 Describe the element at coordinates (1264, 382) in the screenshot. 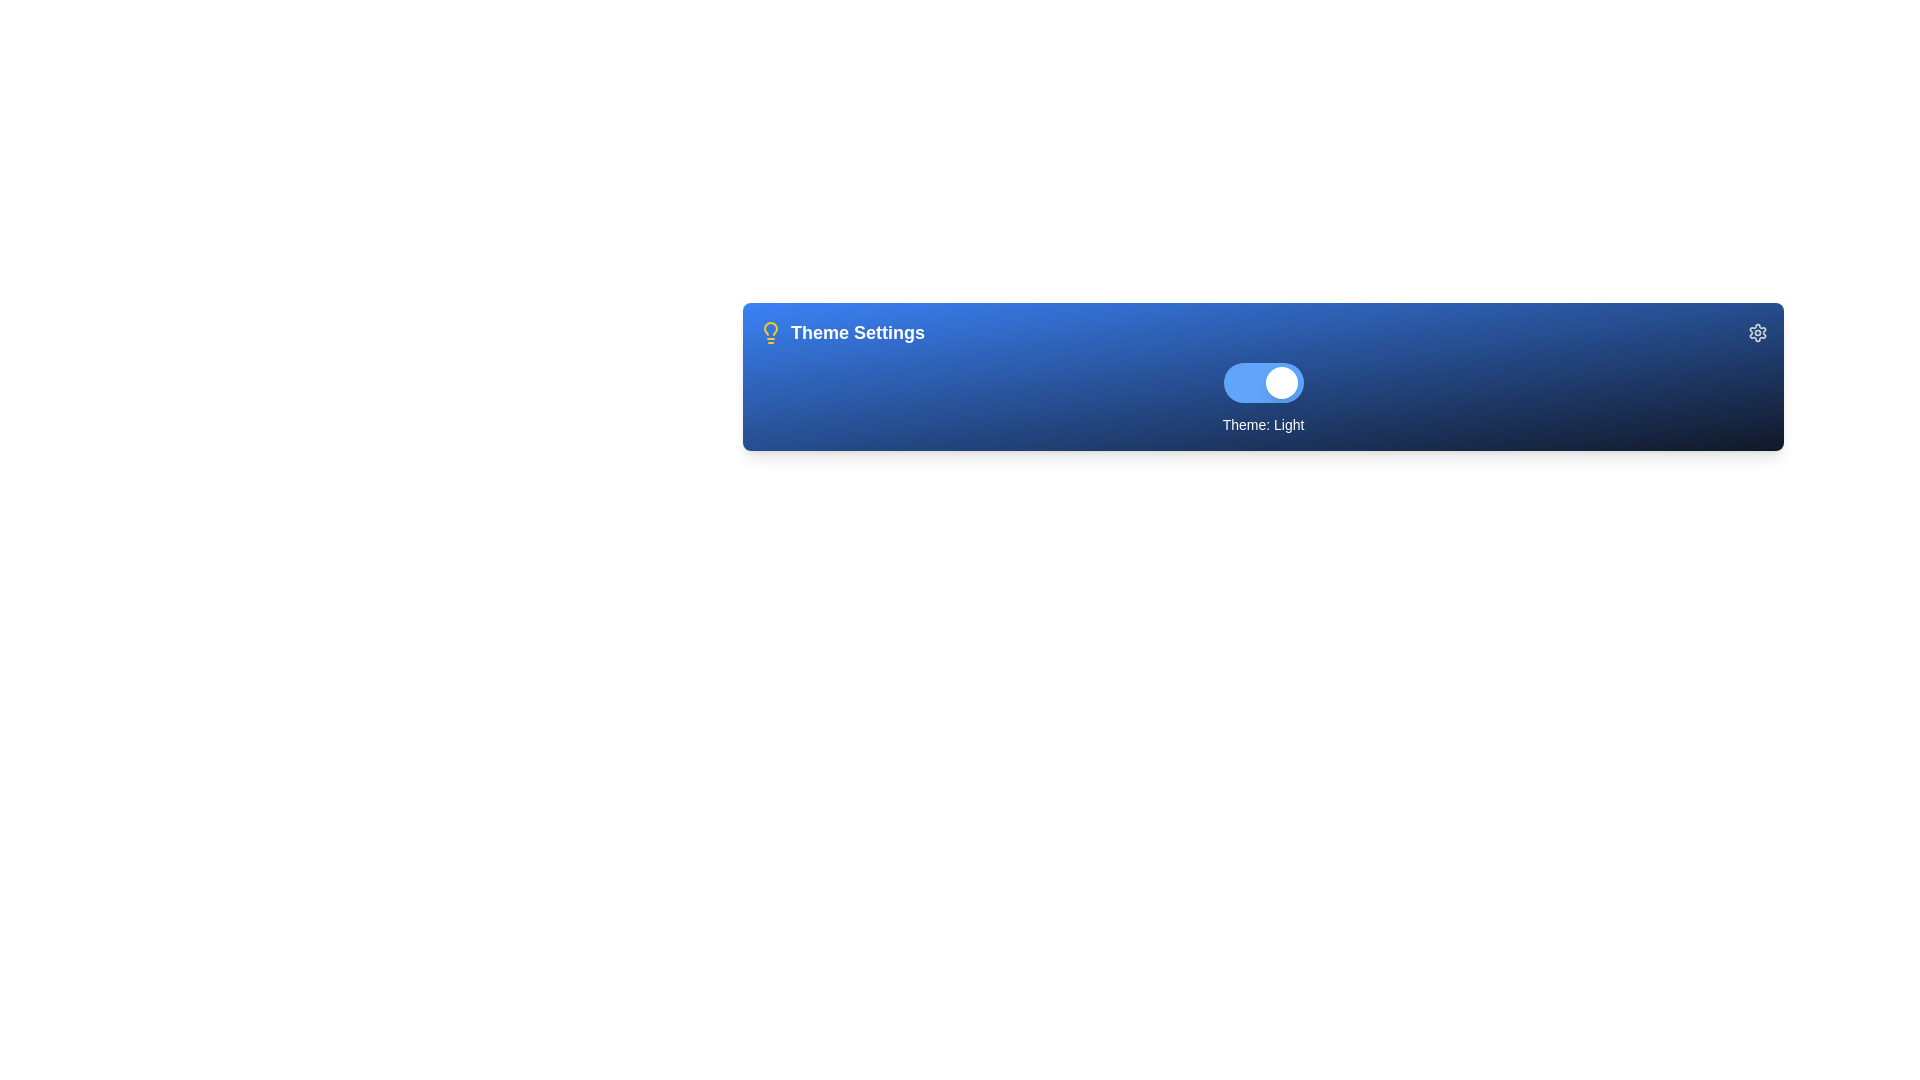

I see `the toggle` at that location.